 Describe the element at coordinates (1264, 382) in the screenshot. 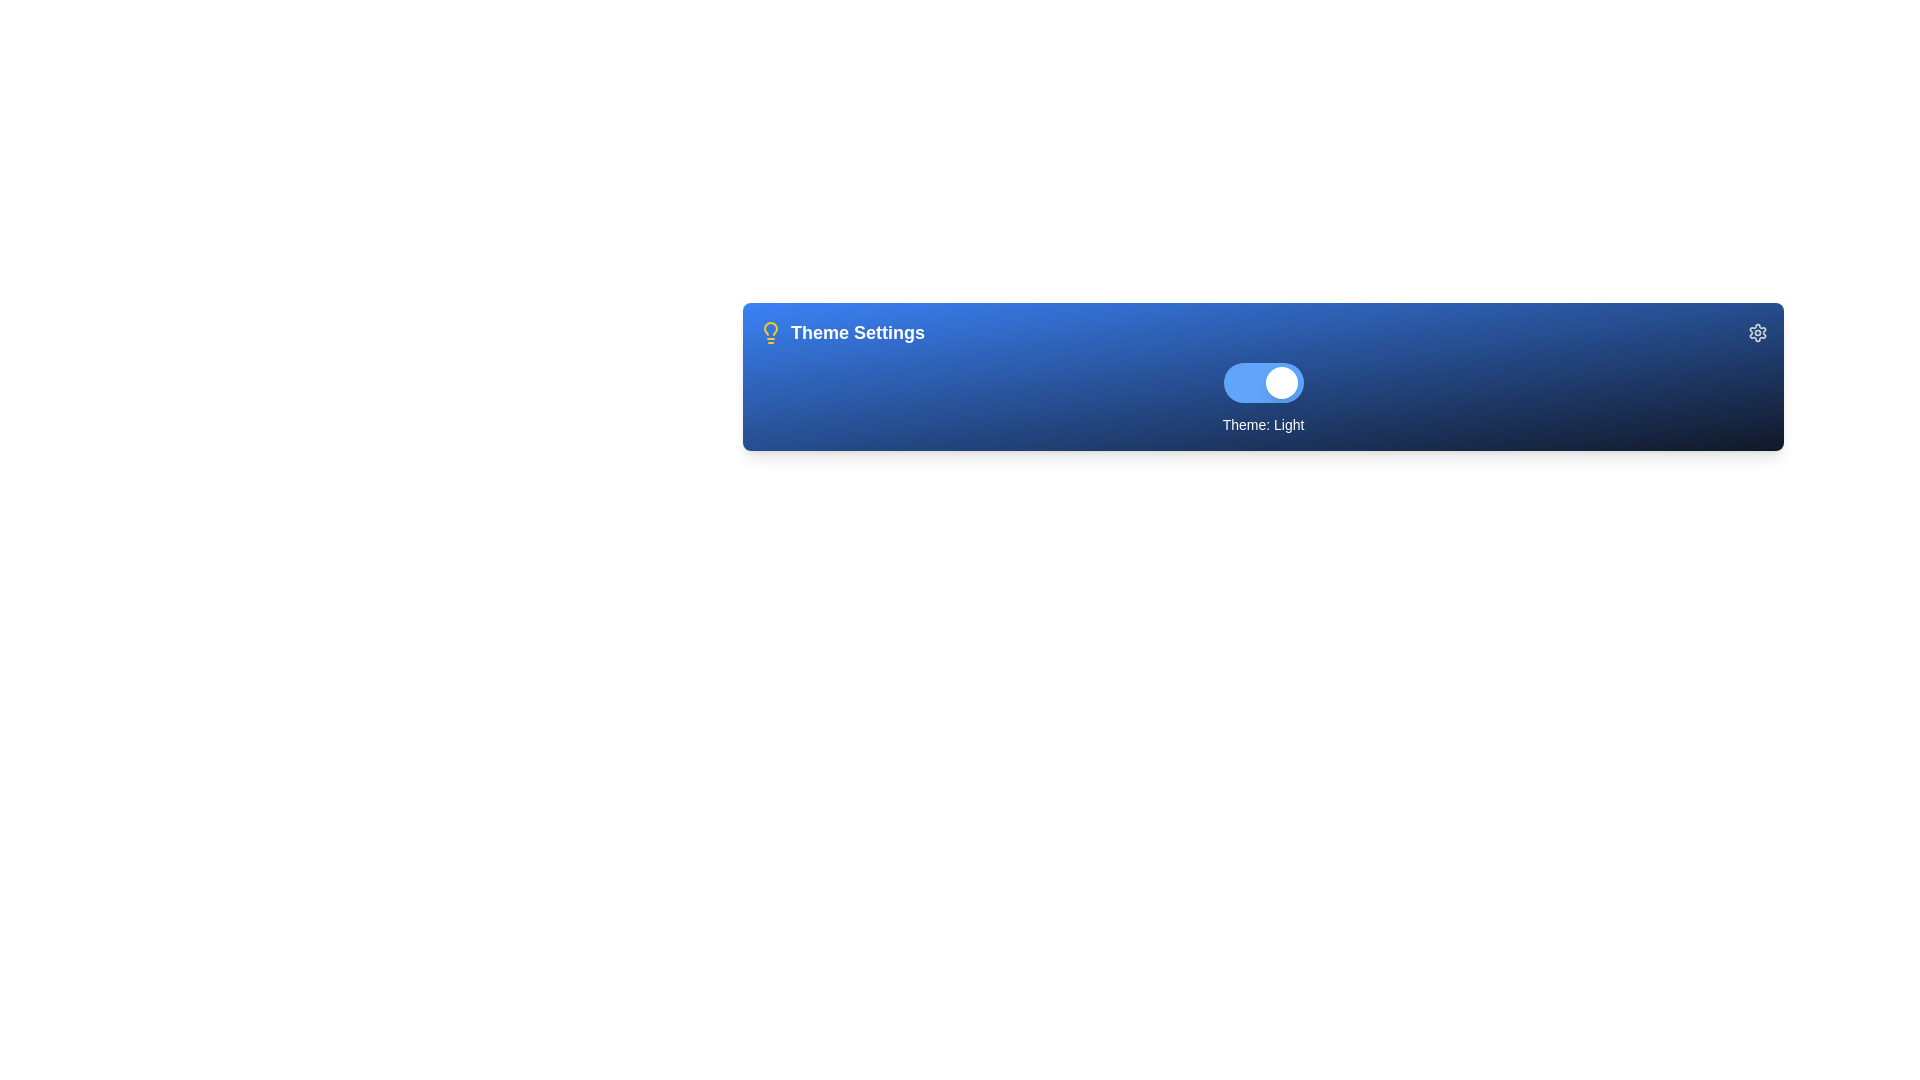

I see `the toggle` at that location.